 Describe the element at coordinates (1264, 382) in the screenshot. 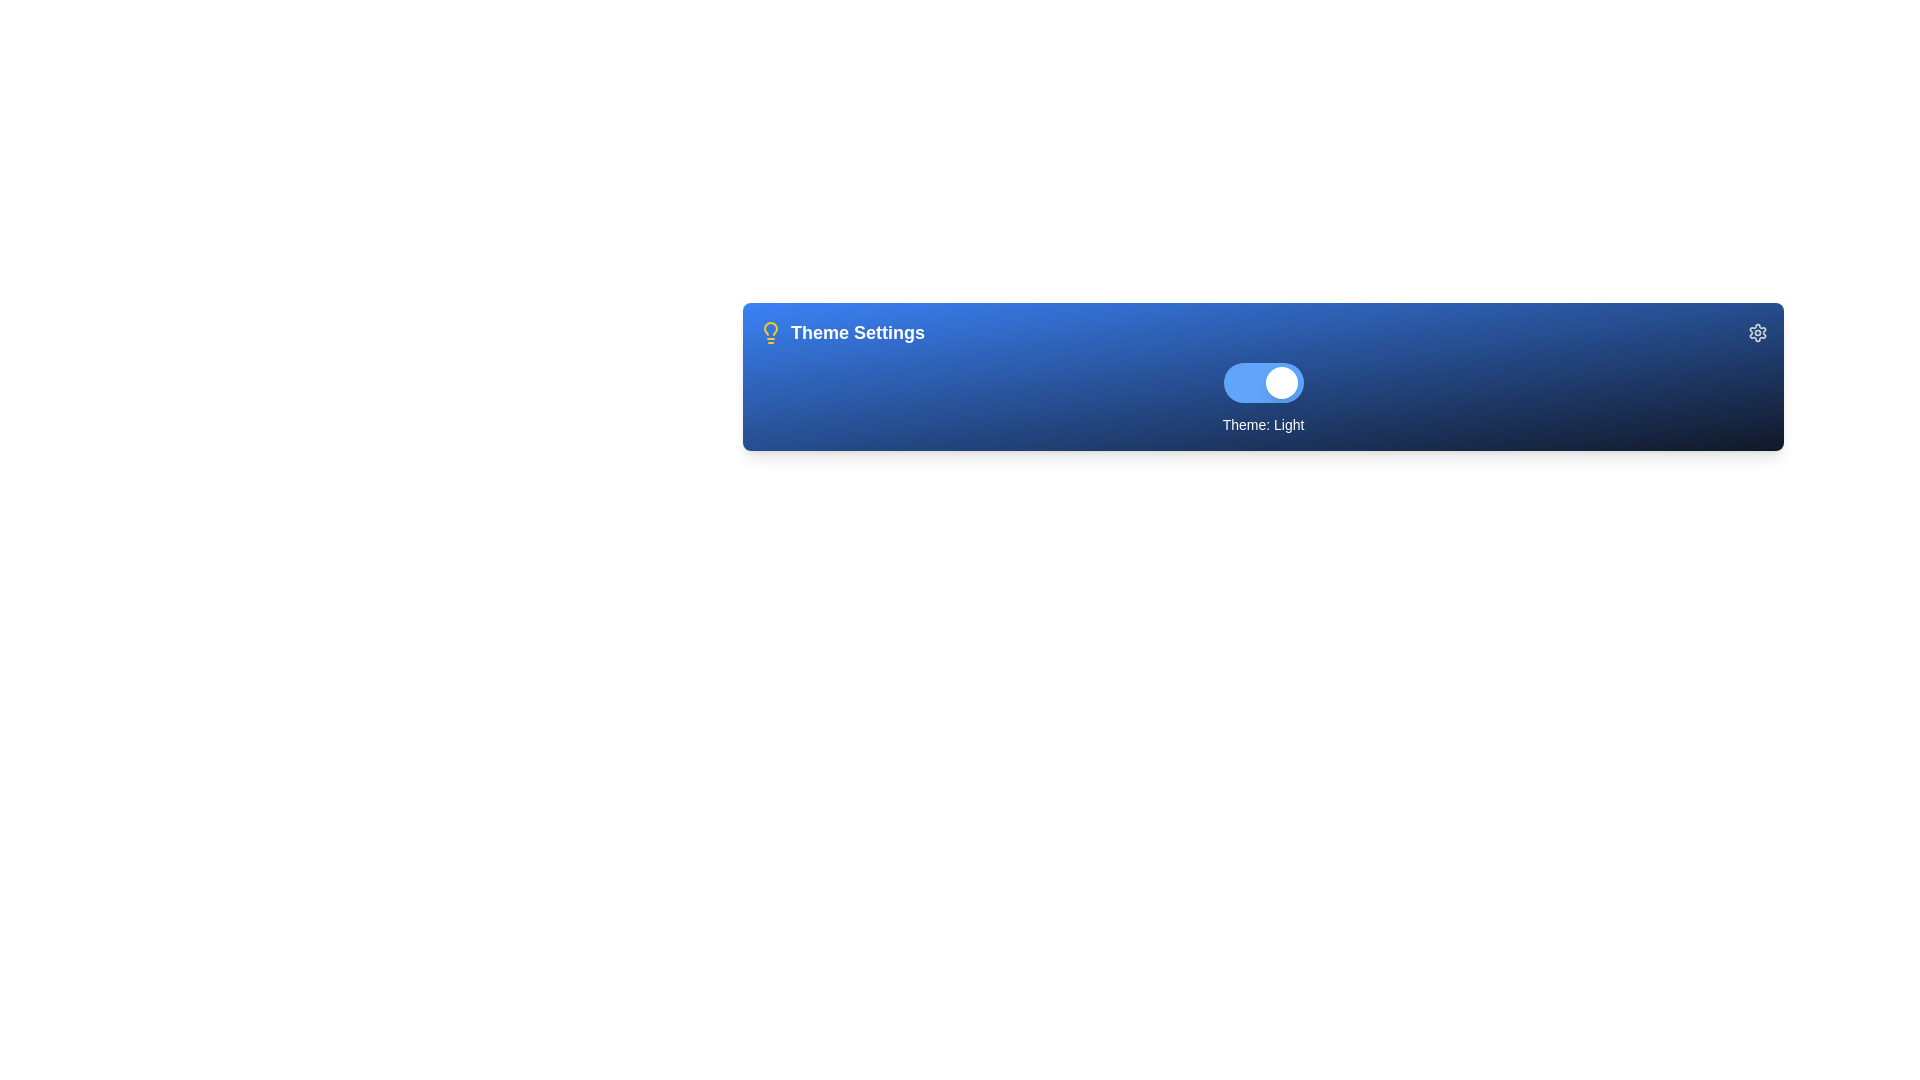

I see `the toggle` at that location.